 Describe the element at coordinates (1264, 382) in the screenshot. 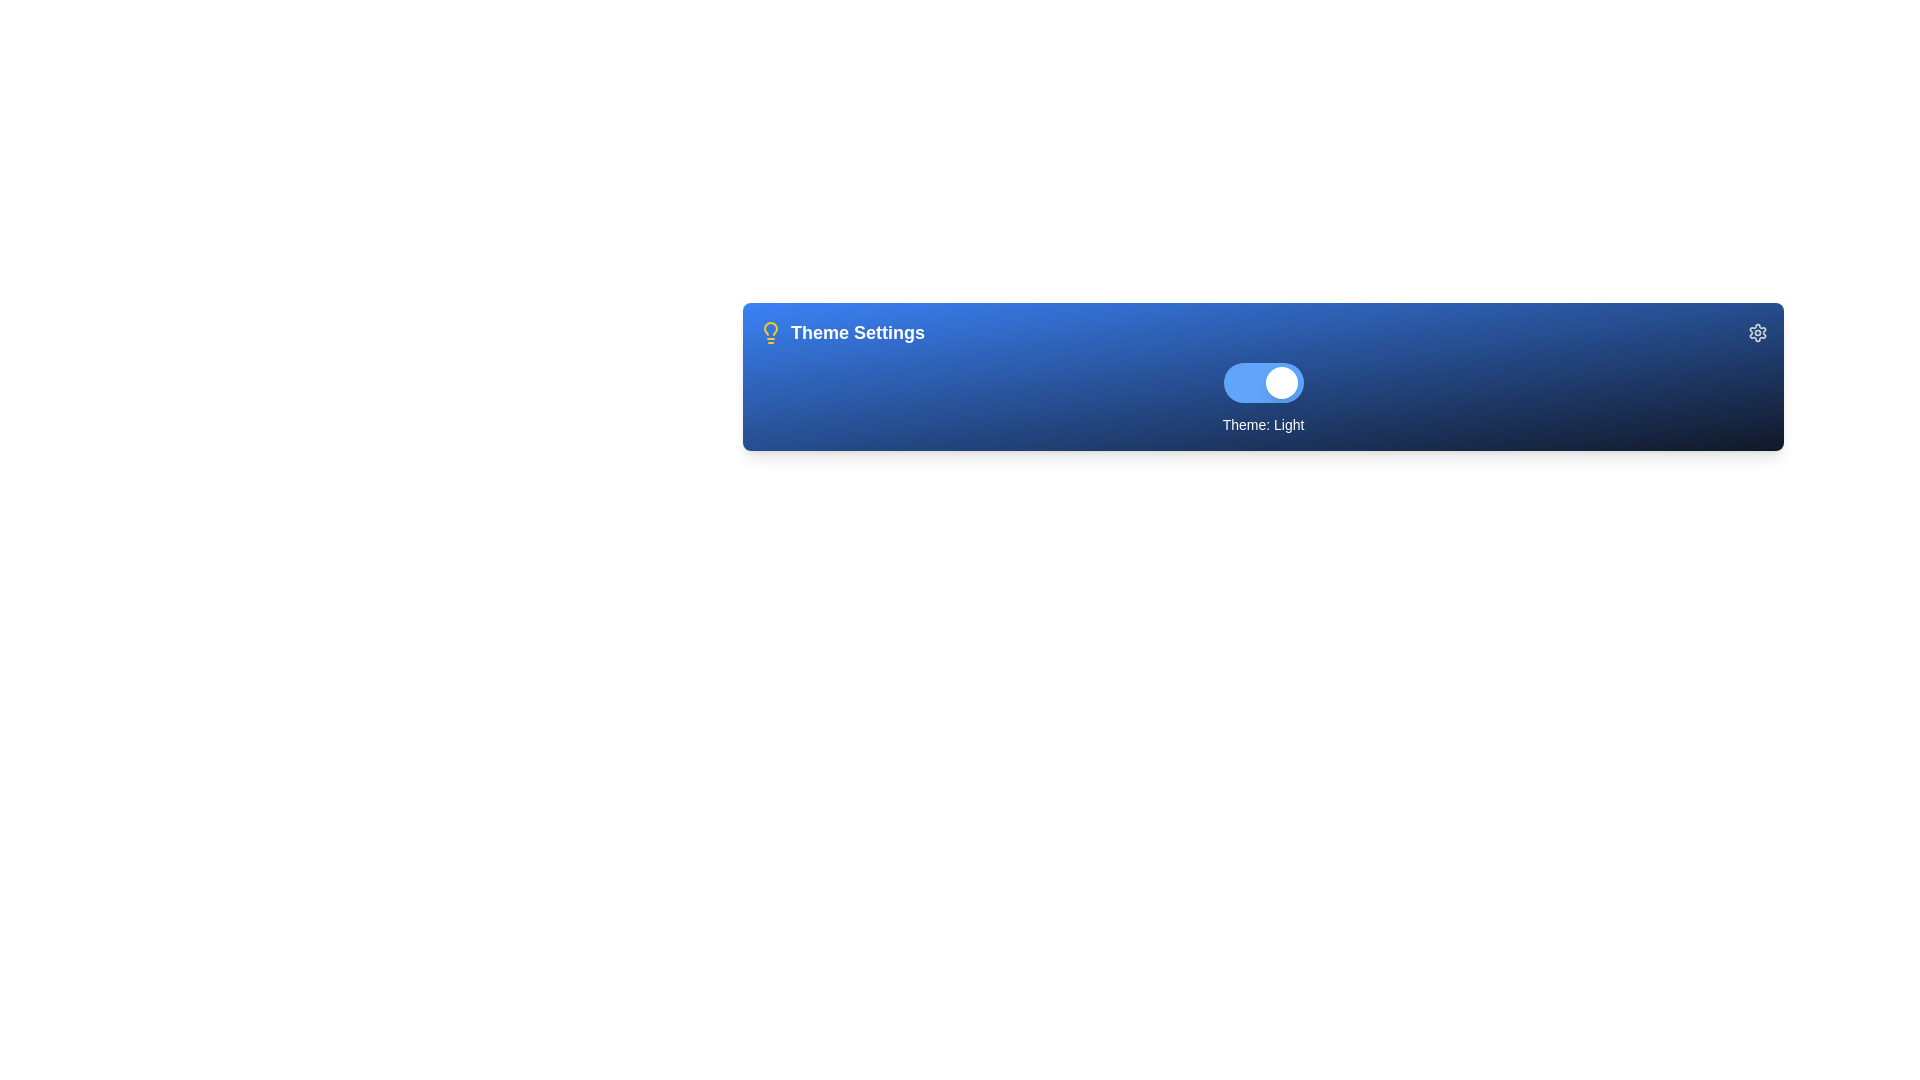

I see `the toggle` at that location.